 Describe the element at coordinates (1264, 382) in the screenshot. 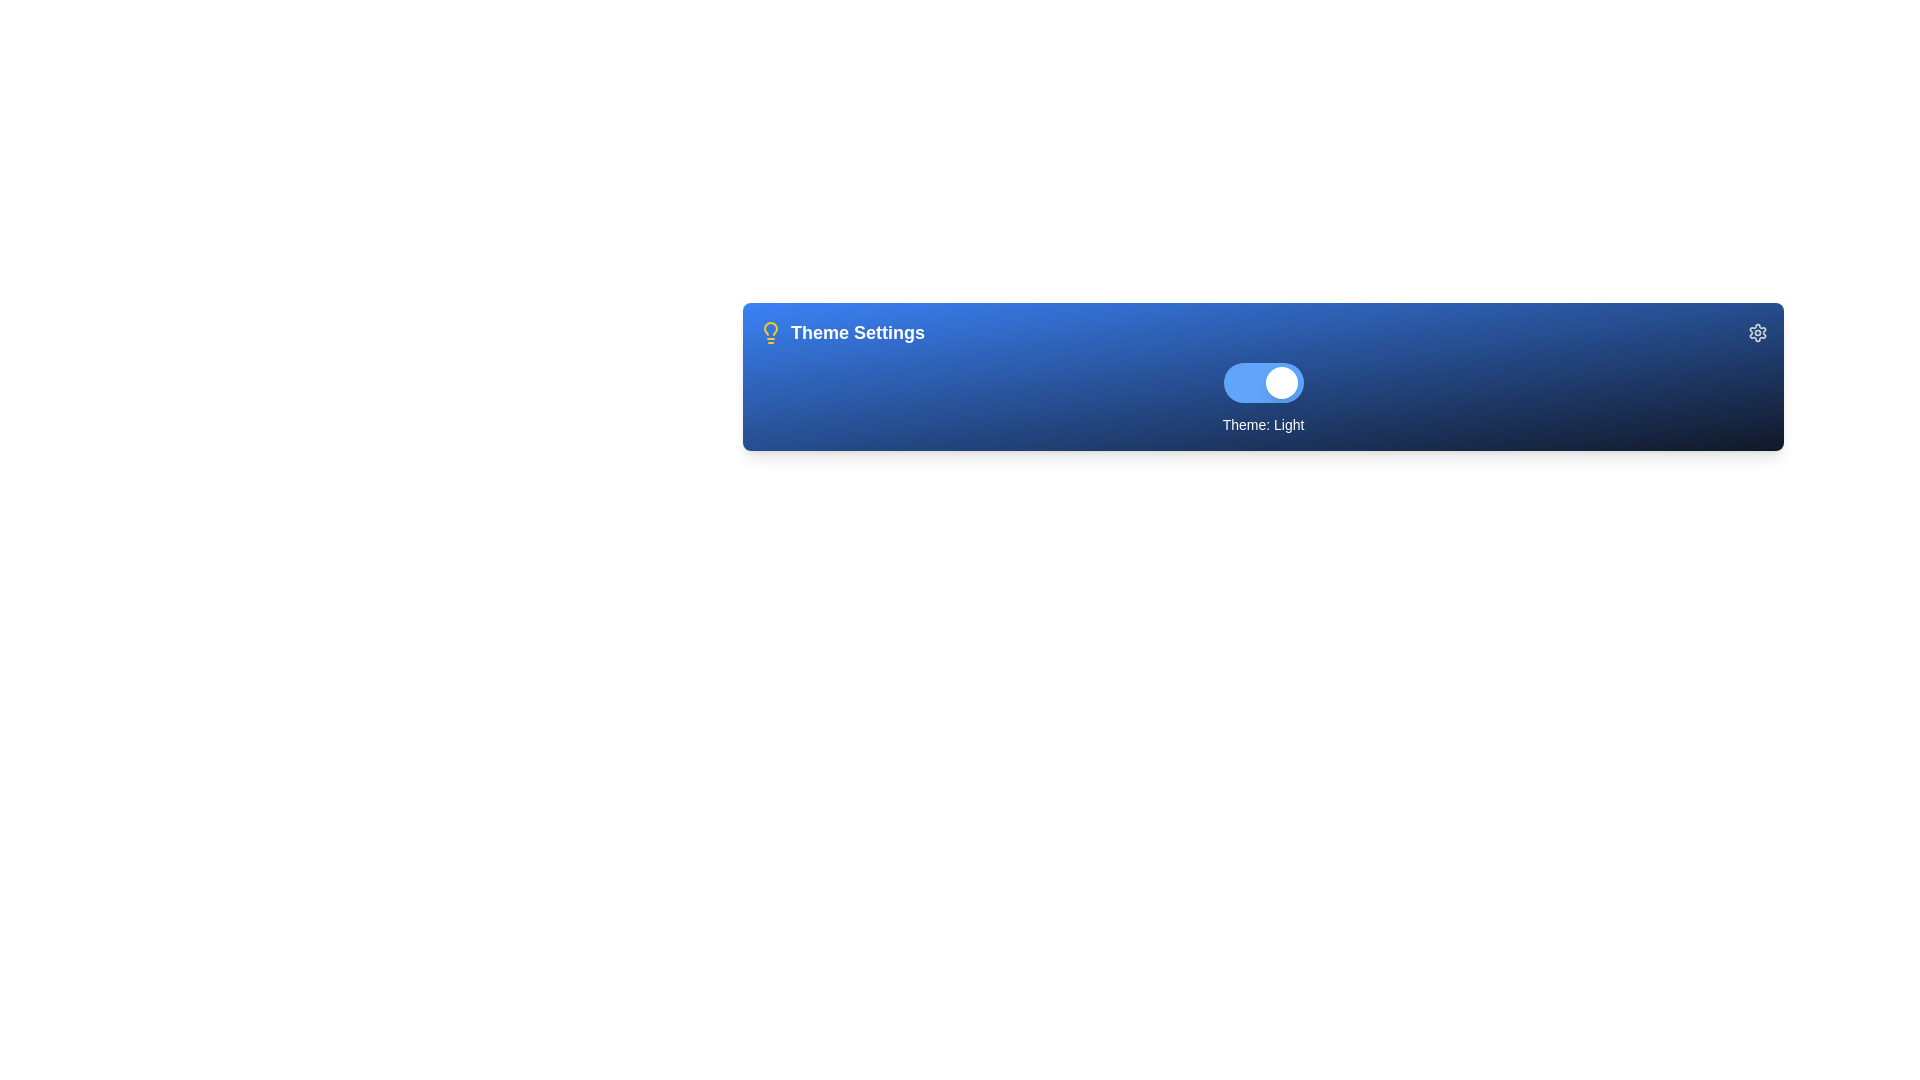

I see `the toggle` at that location.